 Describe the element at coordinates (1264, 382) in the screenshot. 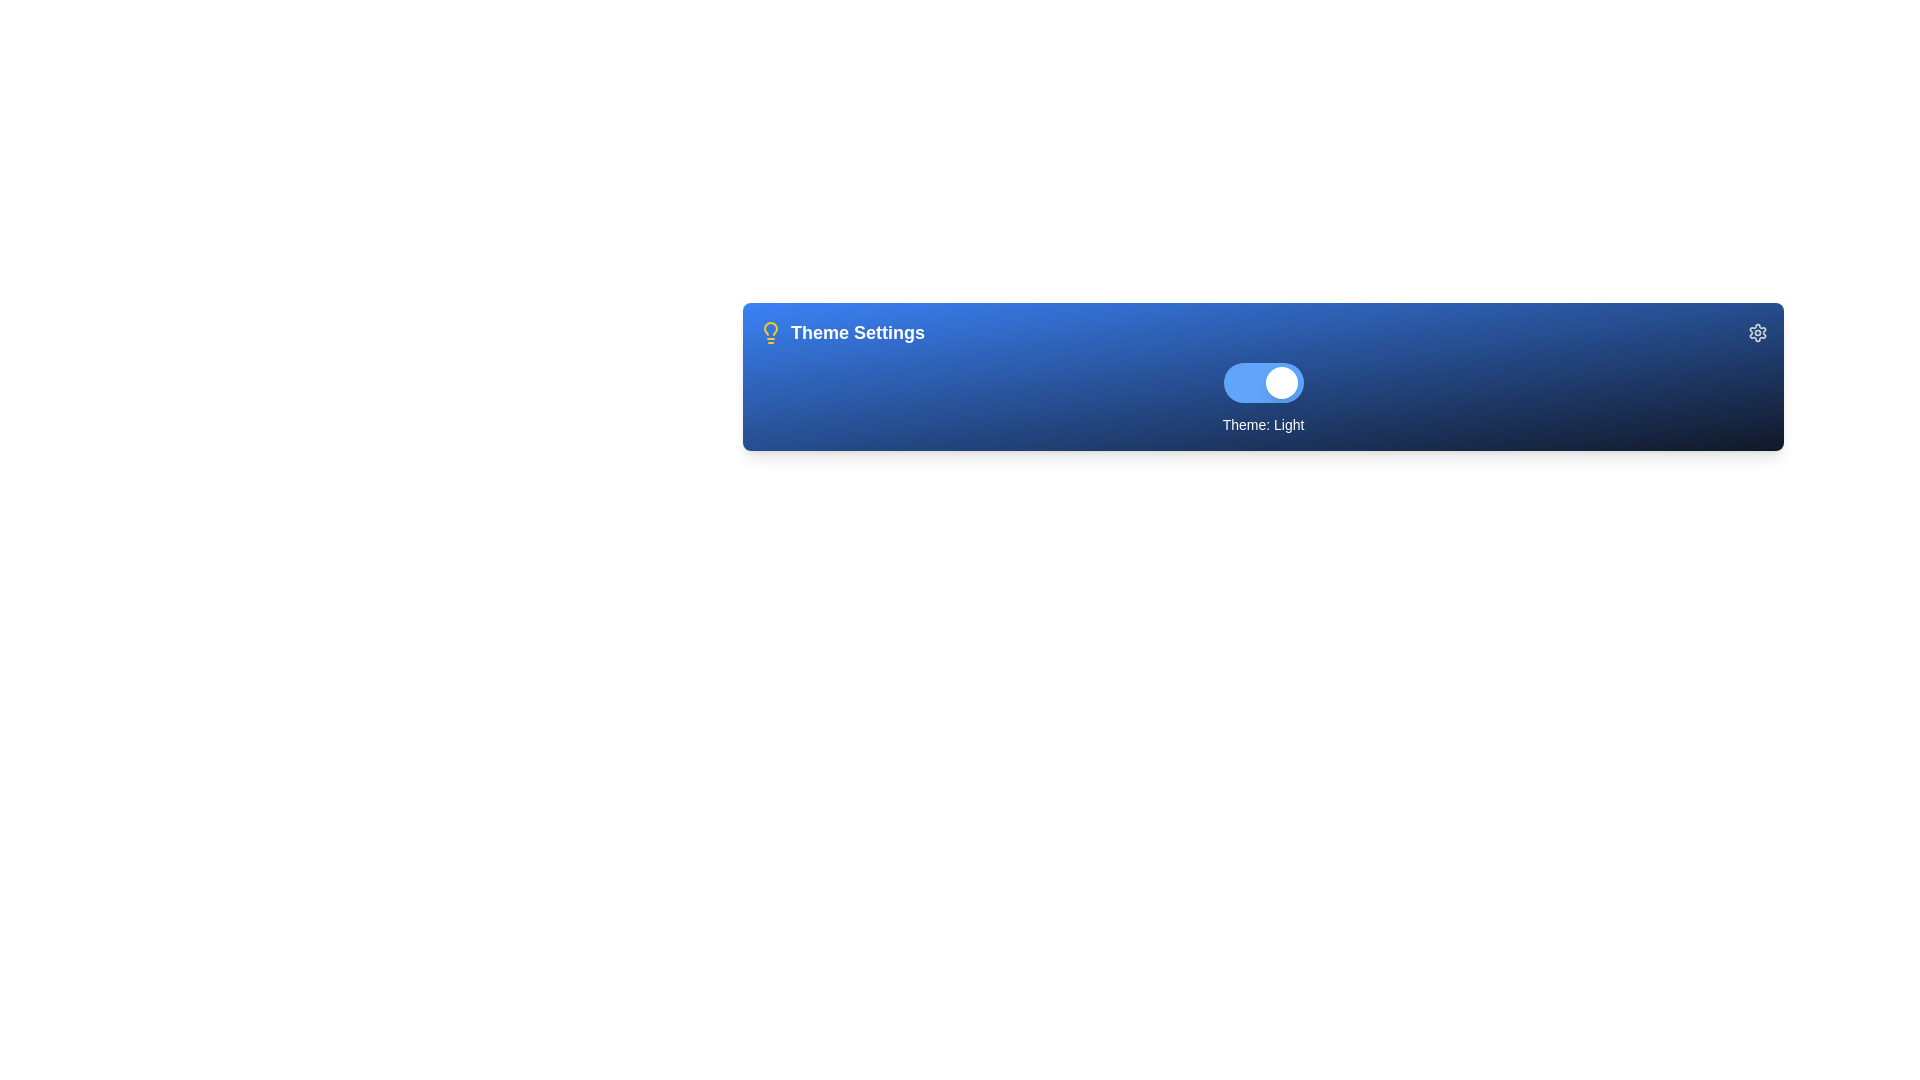

I see `the toggle` at that location.